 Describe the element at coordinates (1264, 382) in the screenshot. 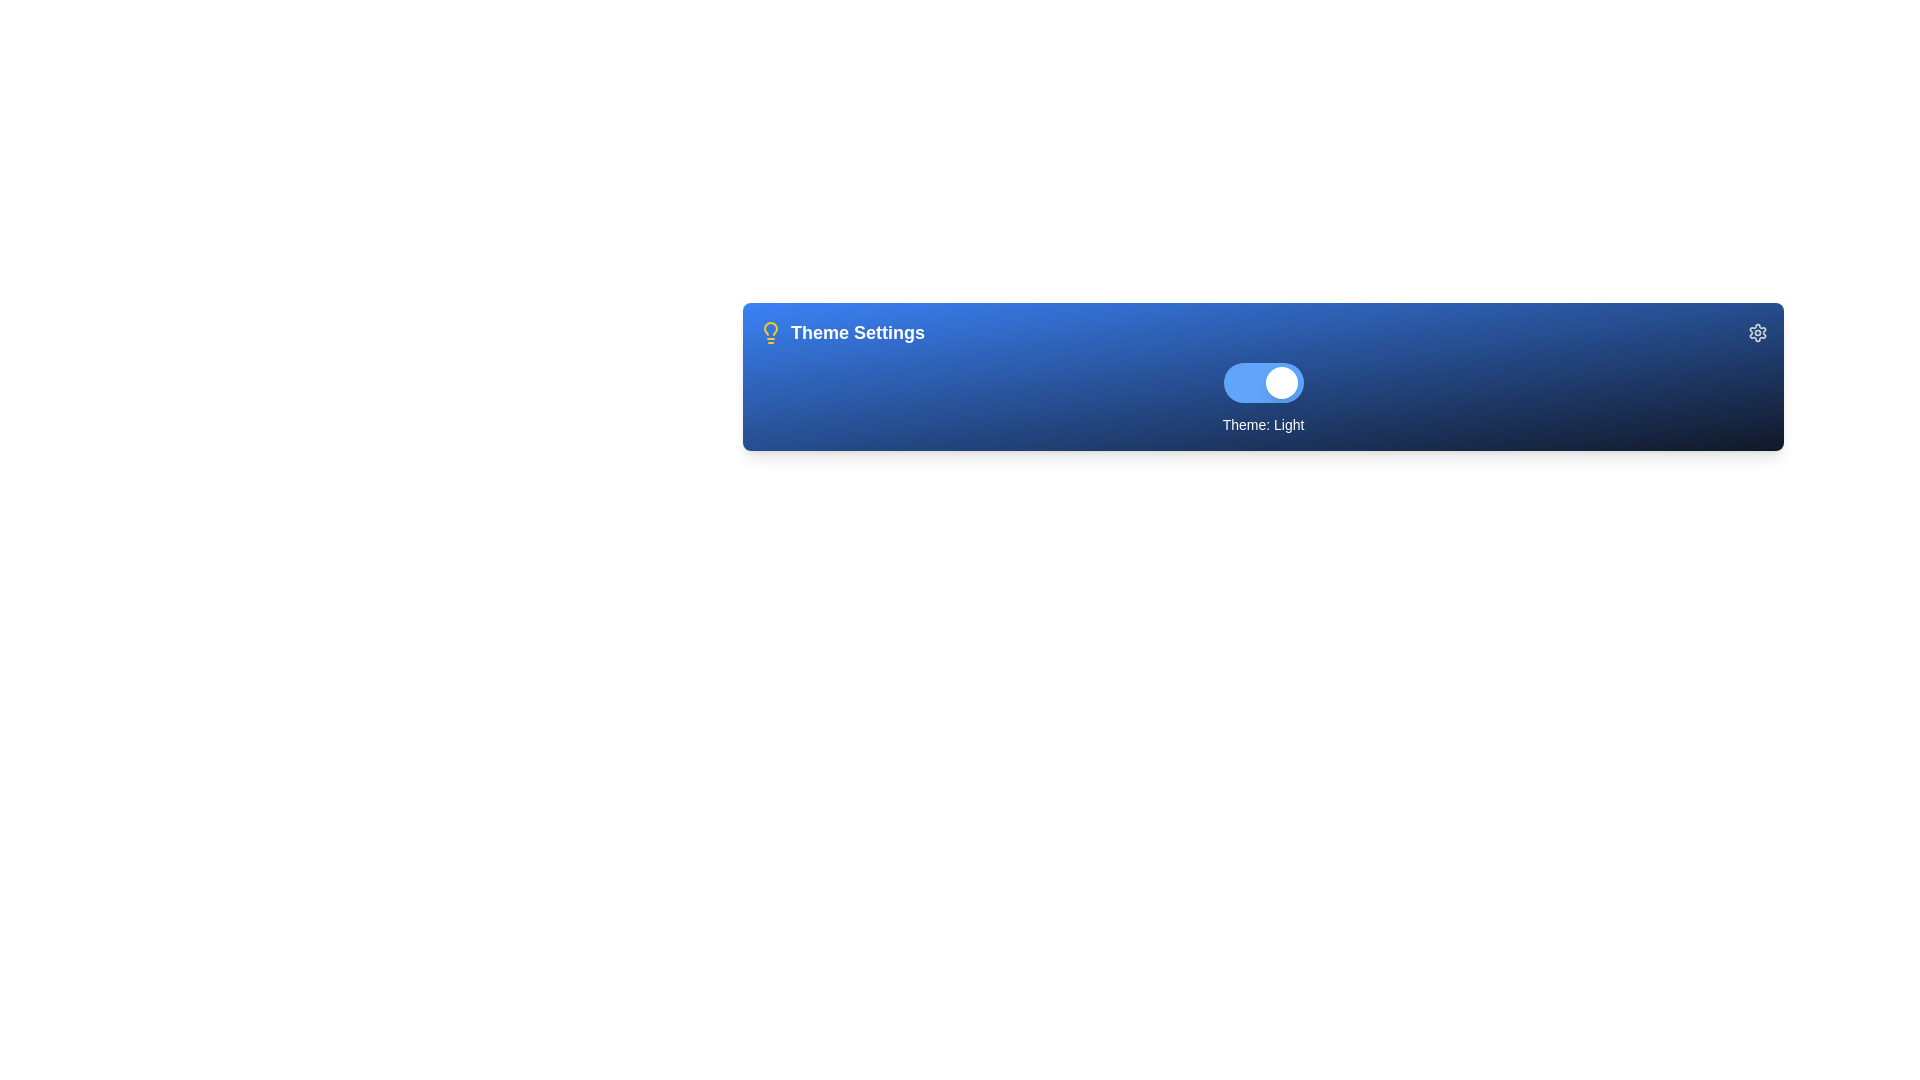

I see `the toggle` at that location.